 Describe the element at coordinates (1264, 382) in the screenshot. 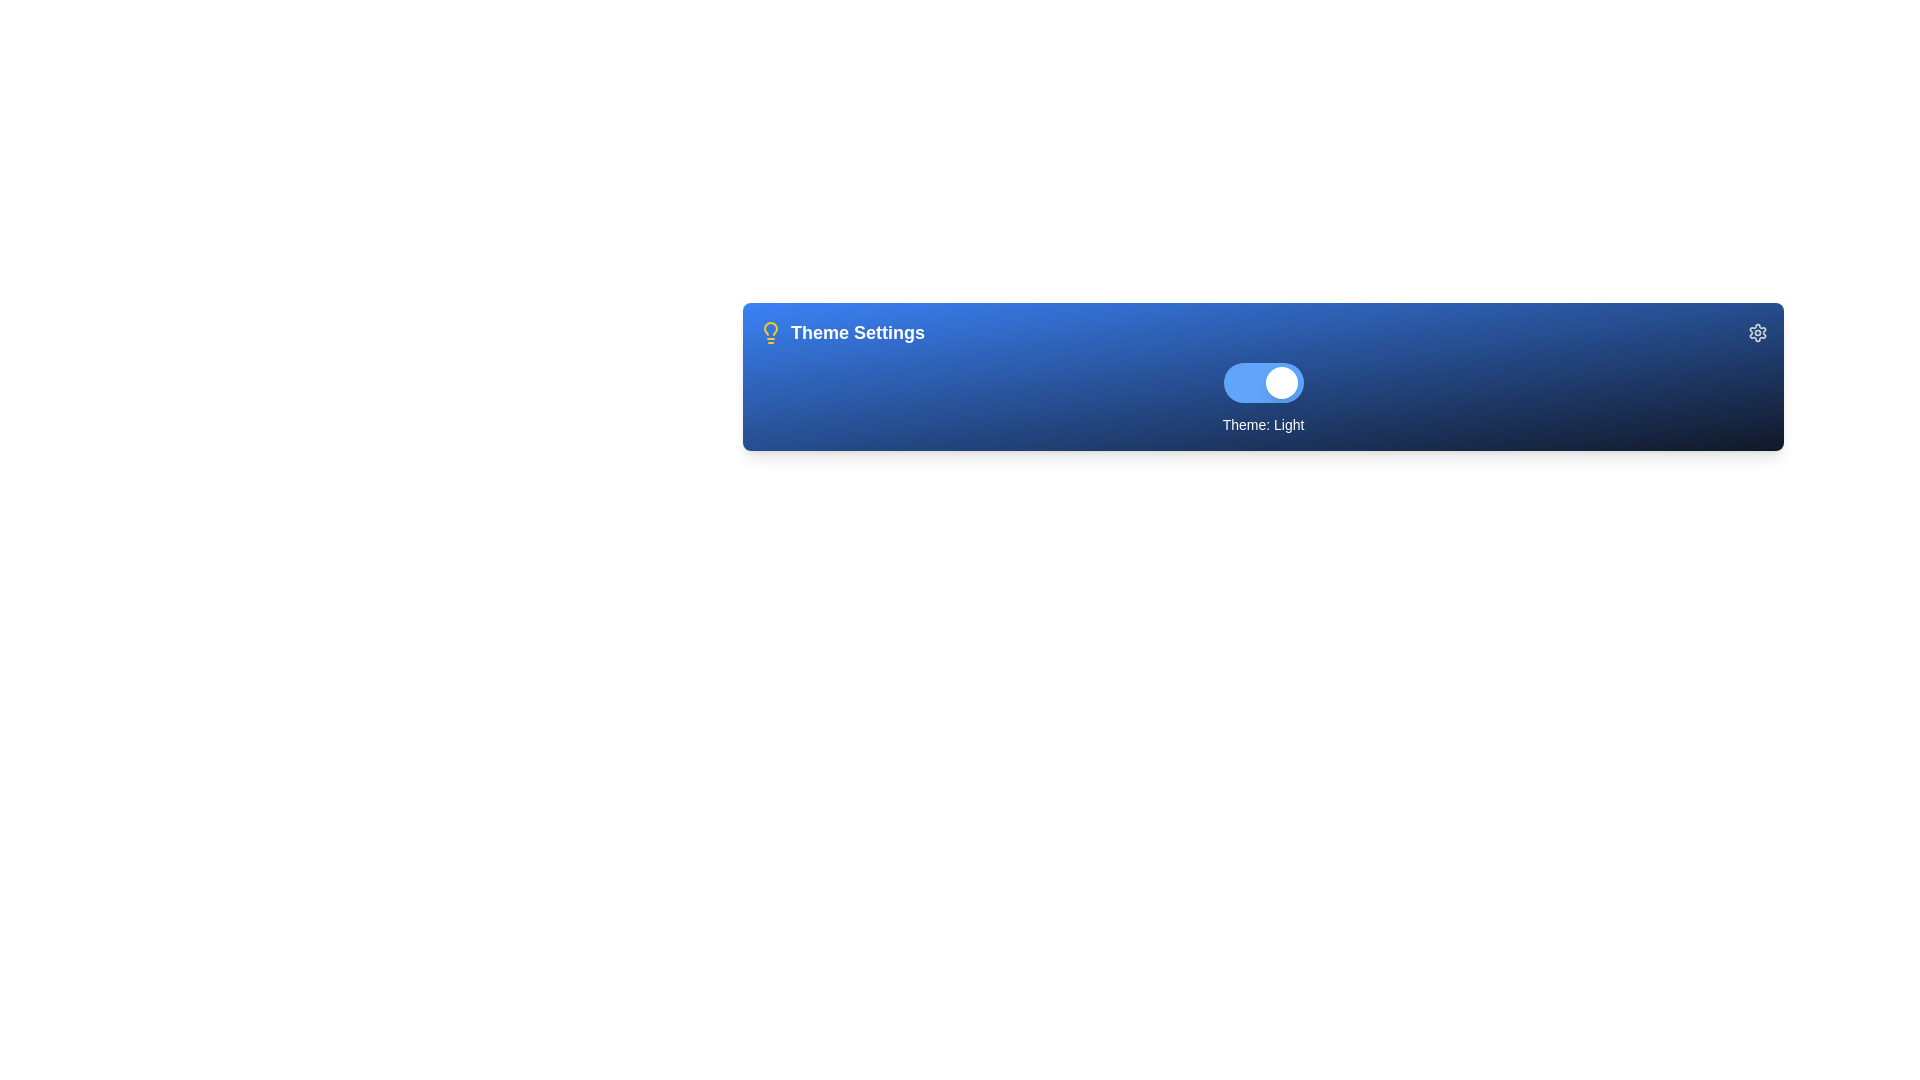

I see `the toggle` at that location.